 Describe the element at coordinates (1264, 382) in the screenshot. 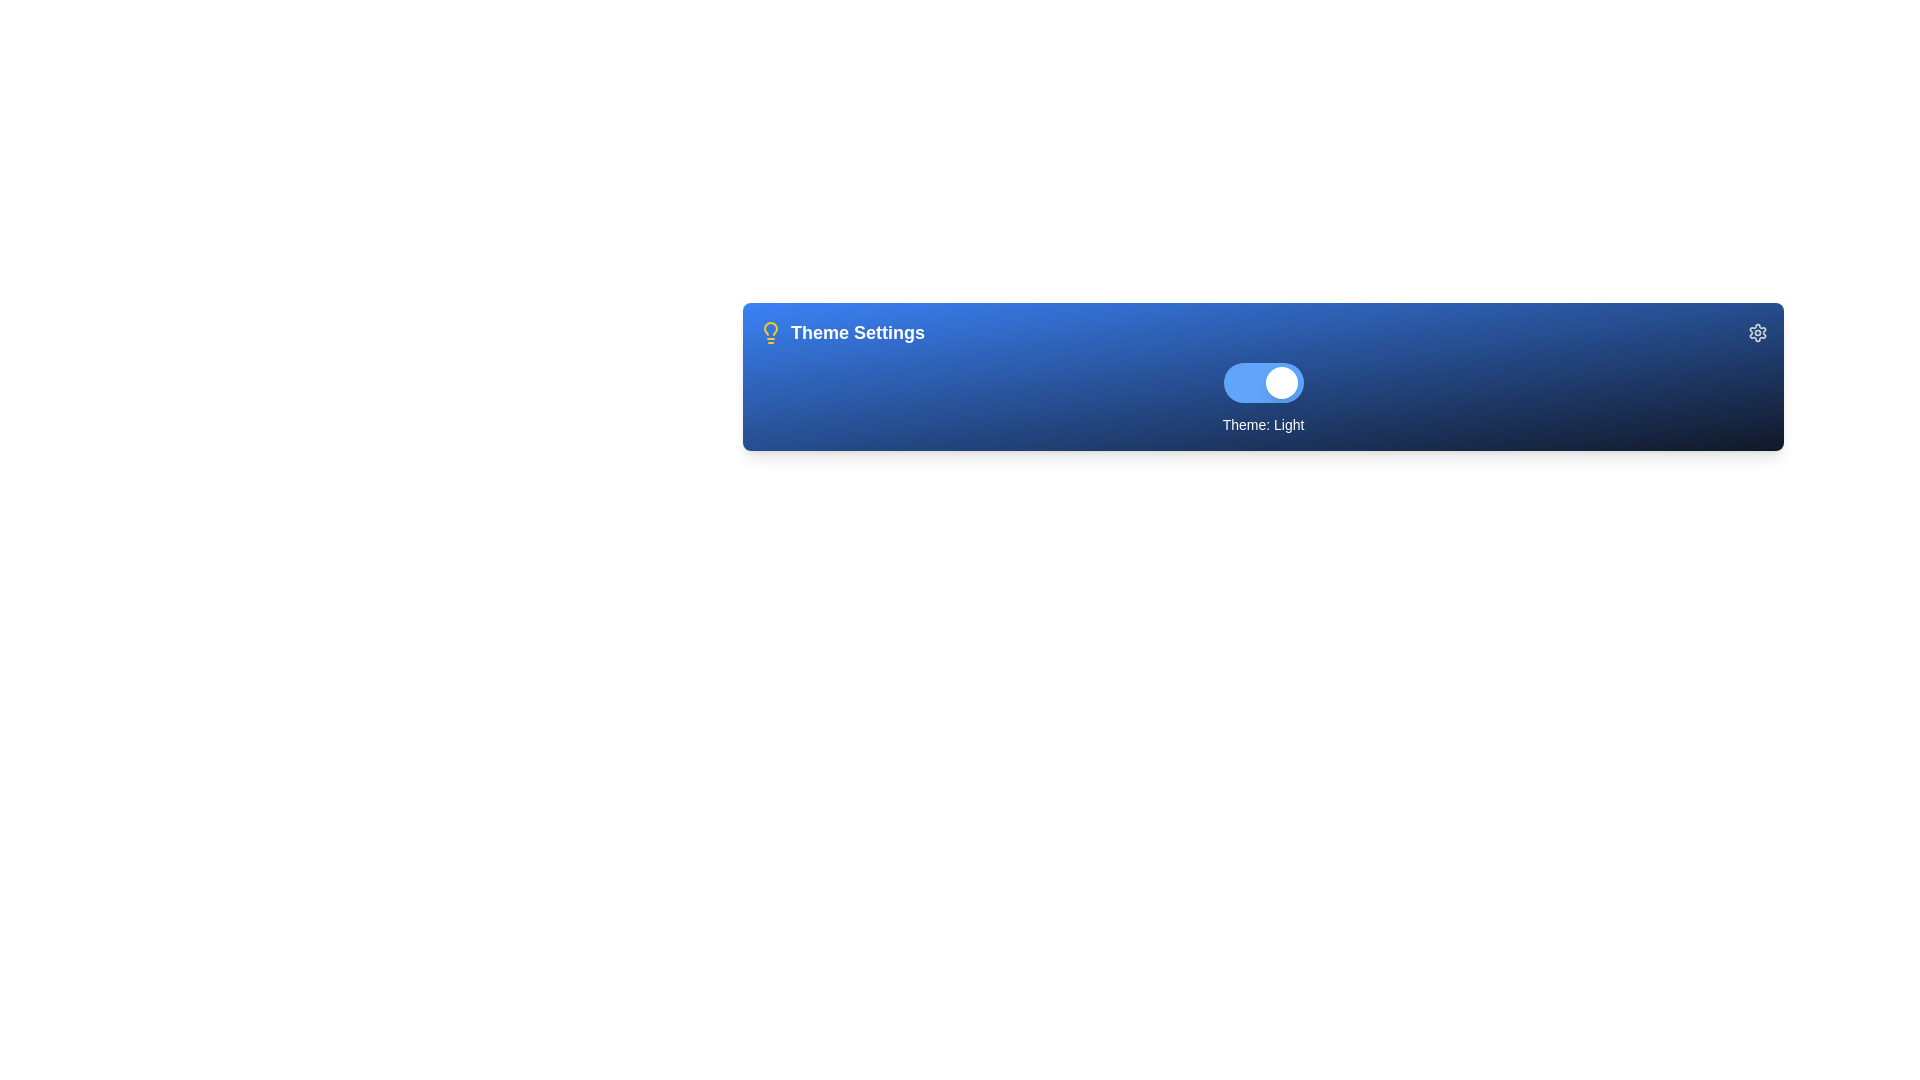

I see `the toggle` at that location.